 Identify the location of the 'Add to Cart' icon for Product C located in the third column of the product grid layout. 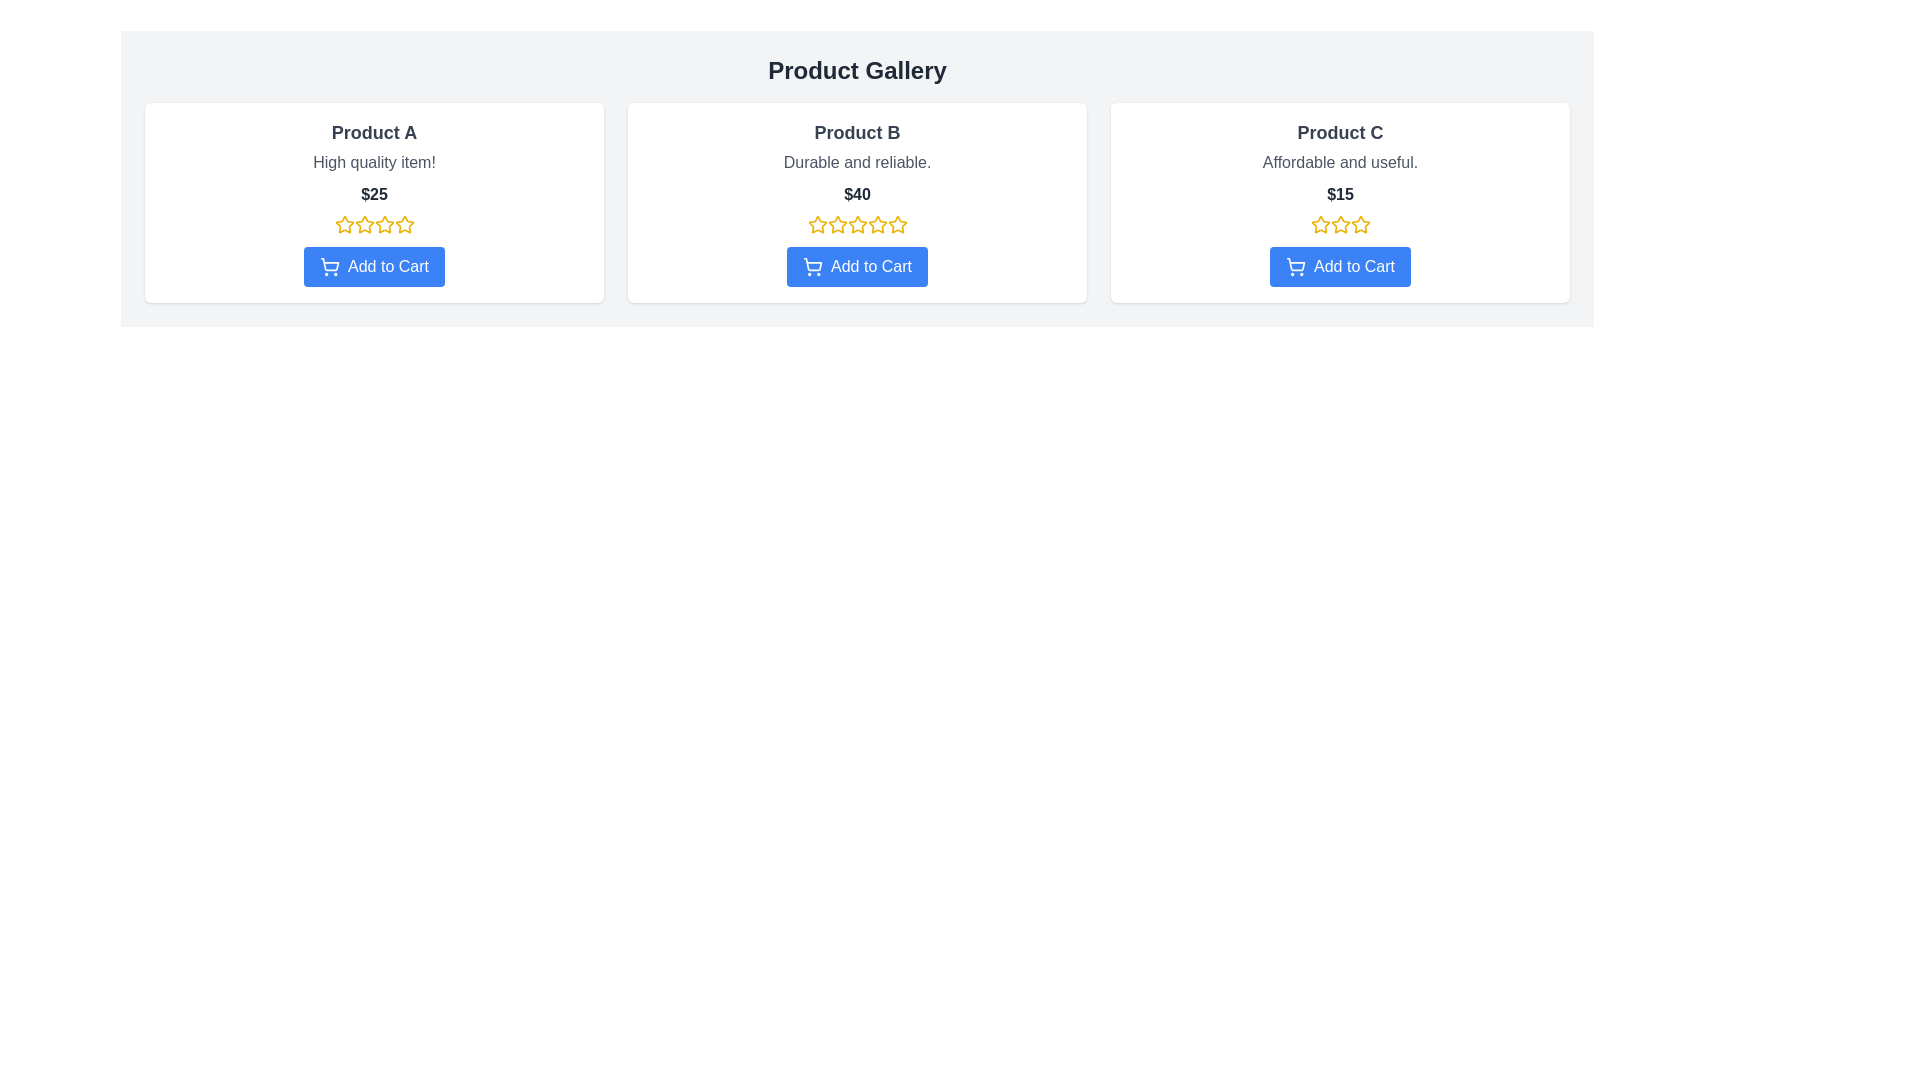
(1296, 263).